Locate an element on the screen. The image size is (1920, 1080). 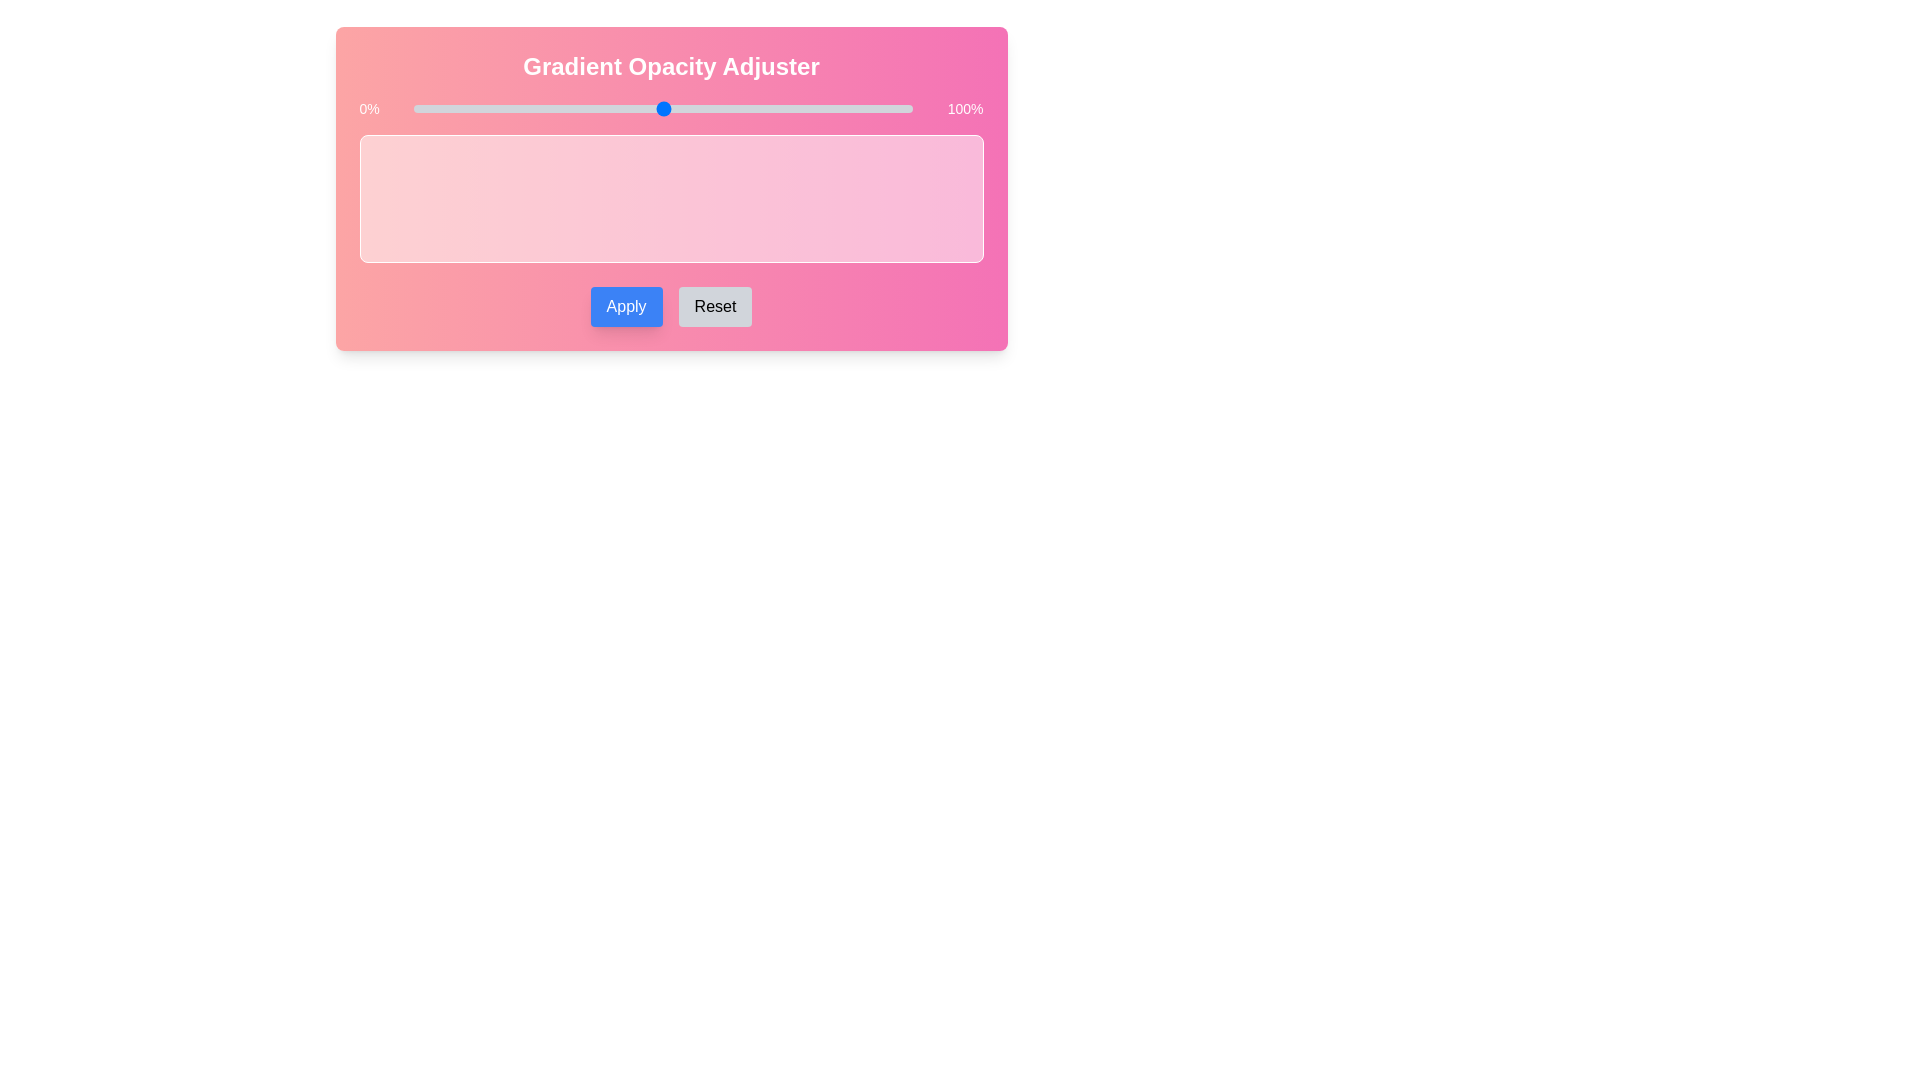
the opacity to 39% using the slider is located at coordinates (607, 108).